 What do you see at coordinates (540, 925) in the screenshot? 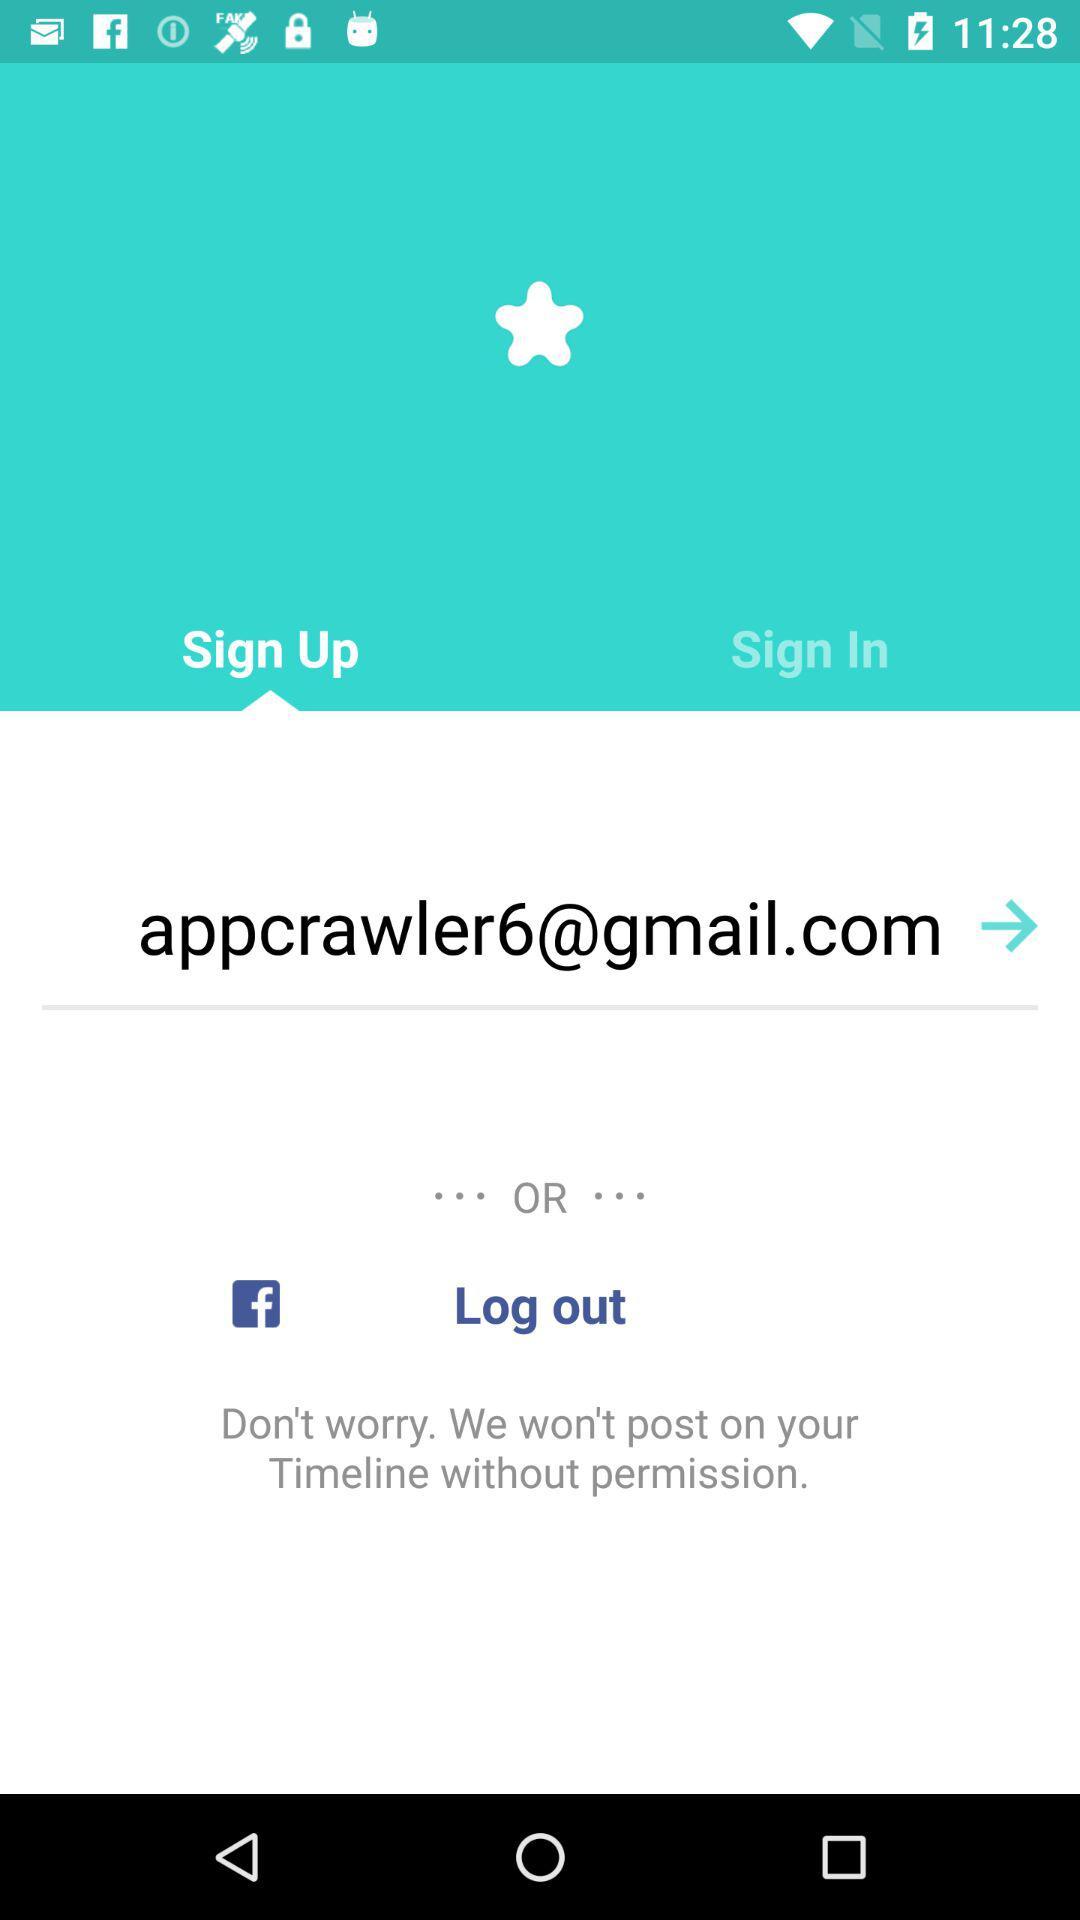
I see `the icon below the sign up item` at bounding box center [540, 925].